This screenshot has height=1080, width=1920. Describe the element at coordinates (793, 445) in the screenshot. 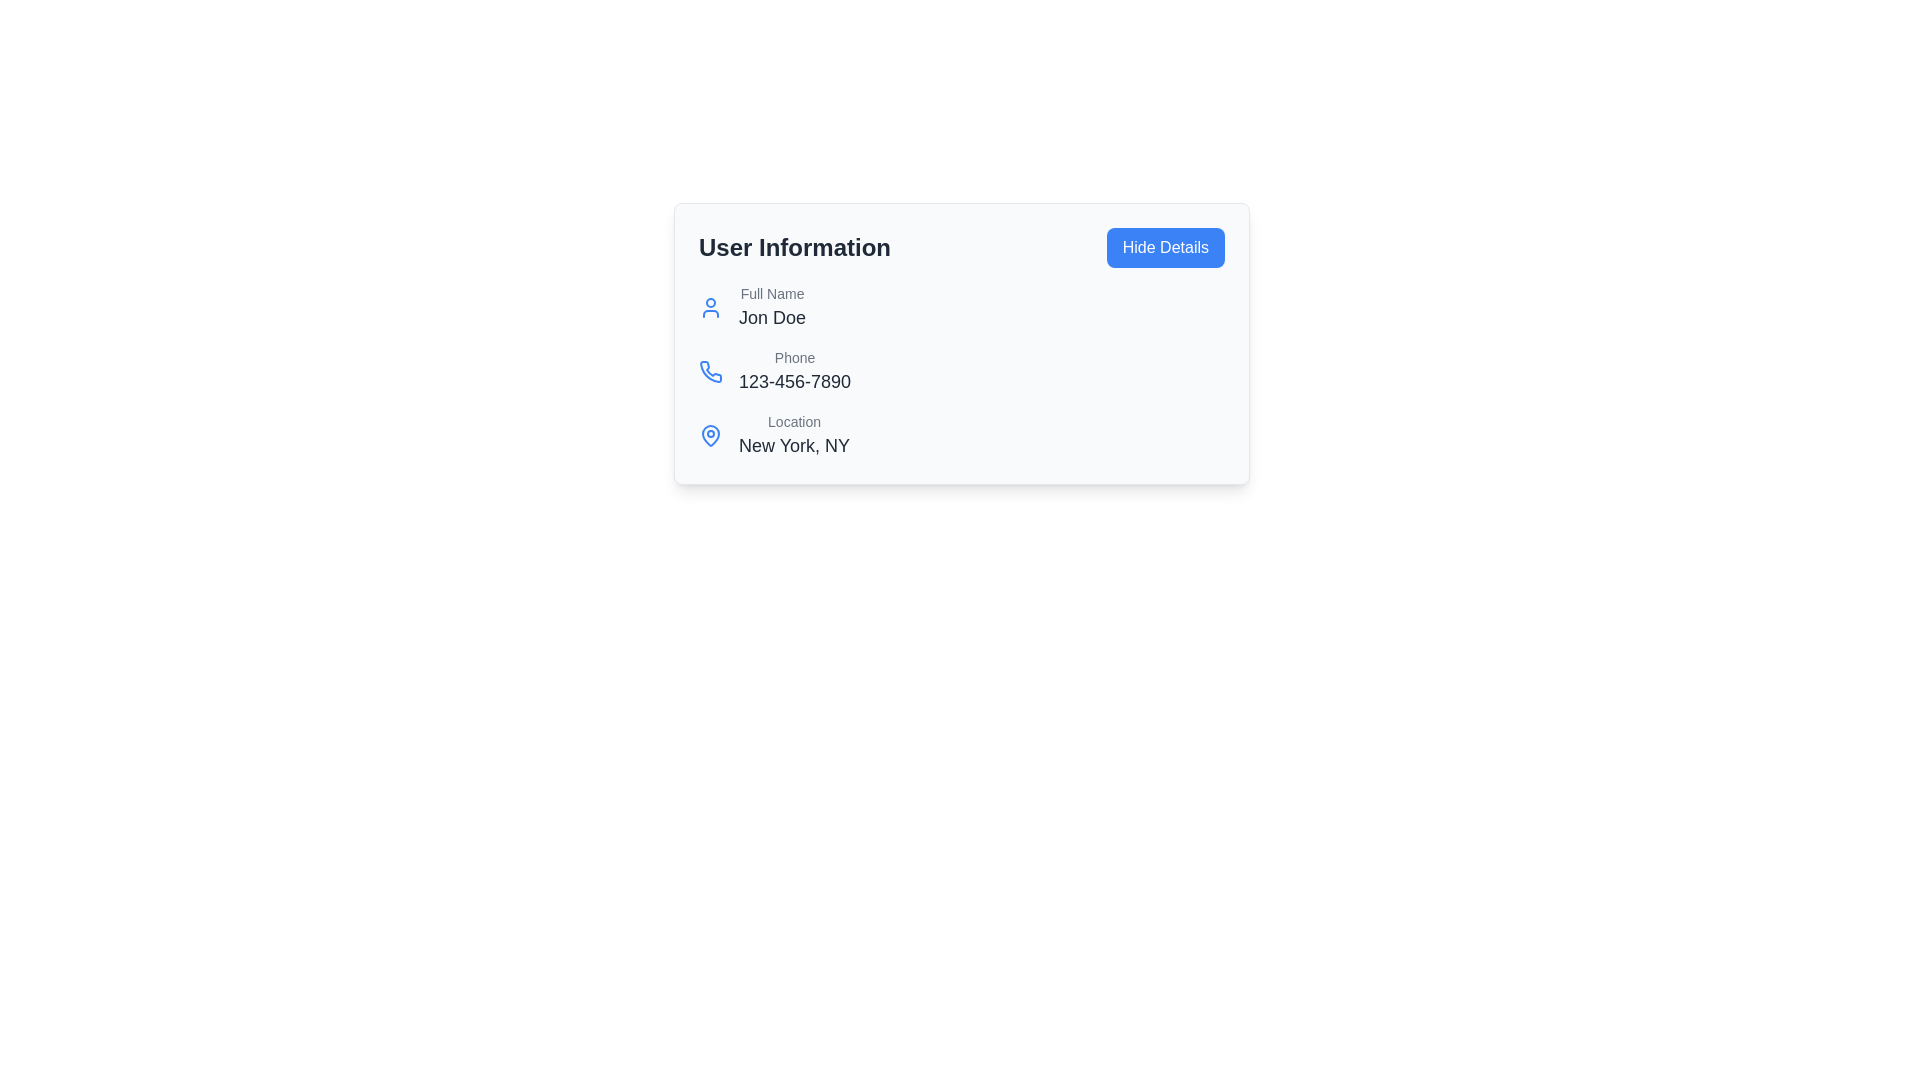

I see `content displayed in the text label that shows 'New York, NY' beneath the 'Location' label in the user details card` at that location.